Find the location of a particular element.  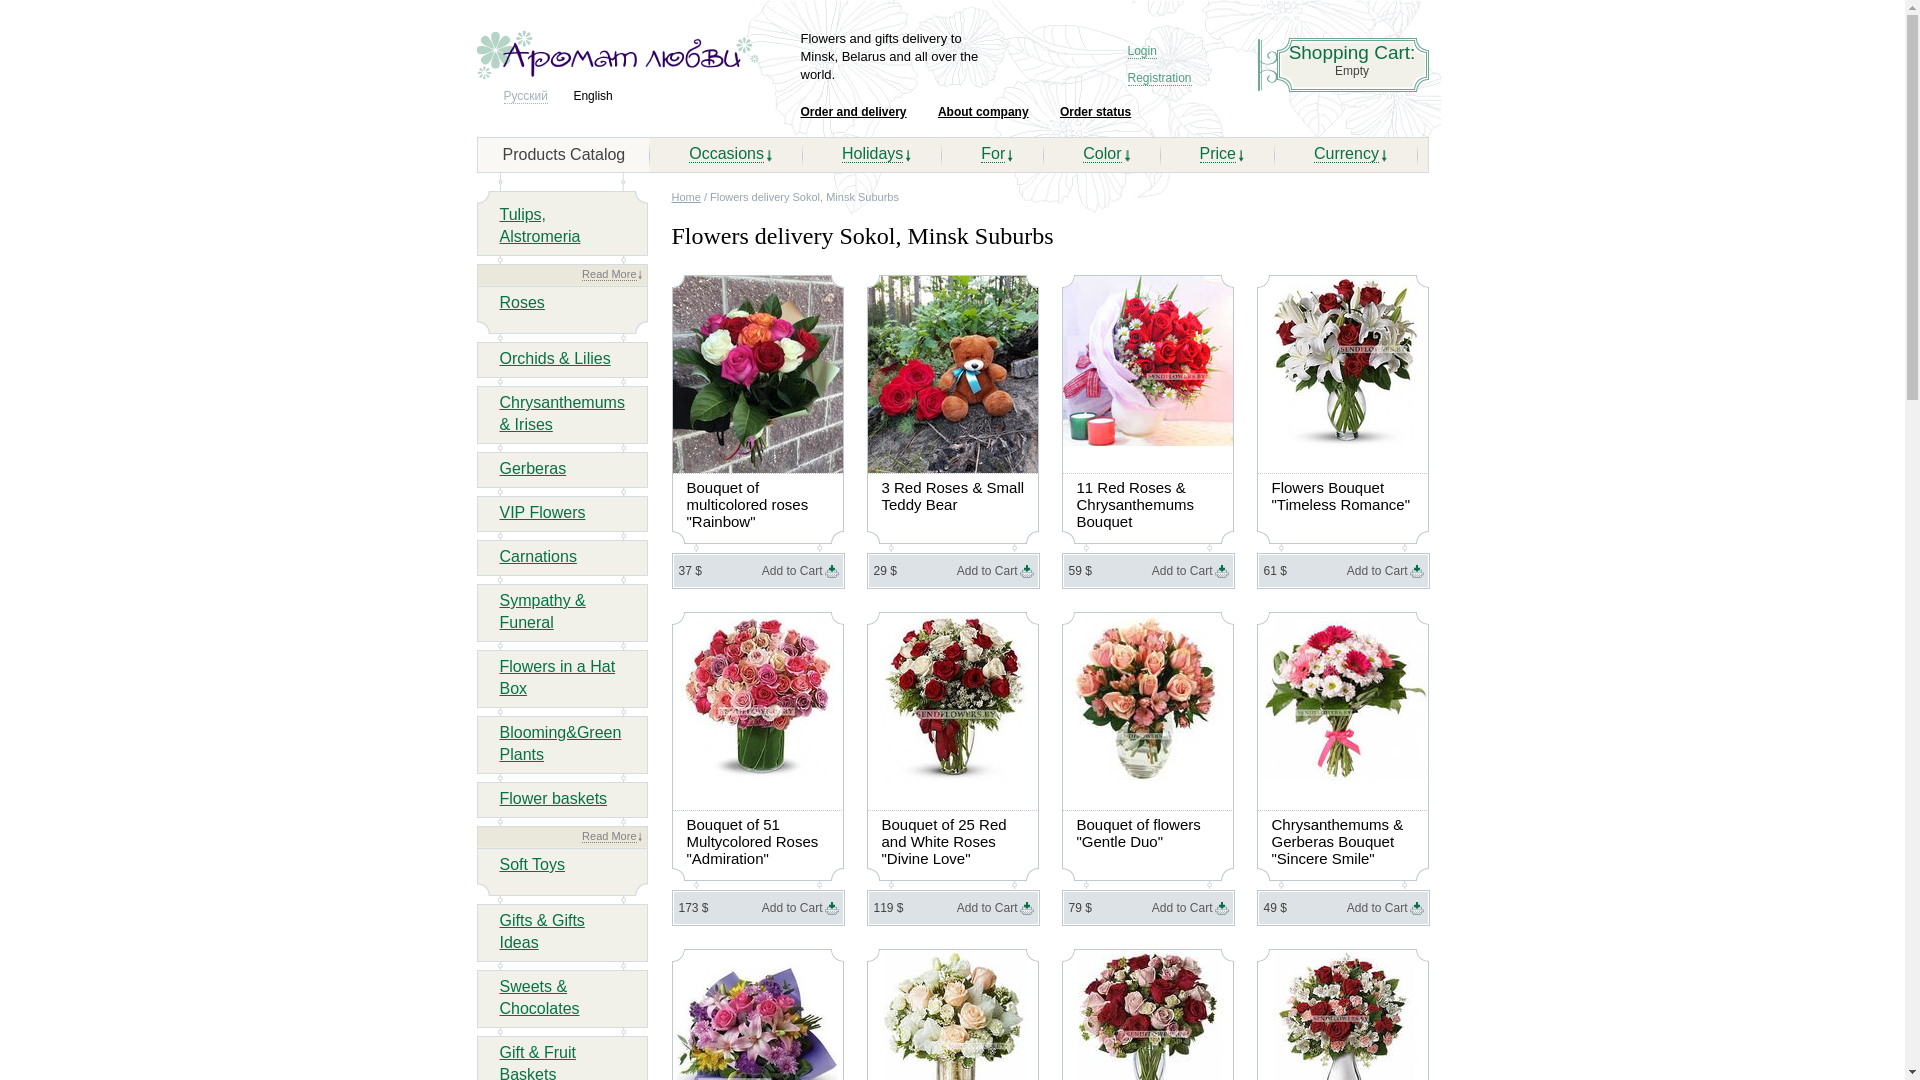

'Read More' is located at coordinates (608, 274).